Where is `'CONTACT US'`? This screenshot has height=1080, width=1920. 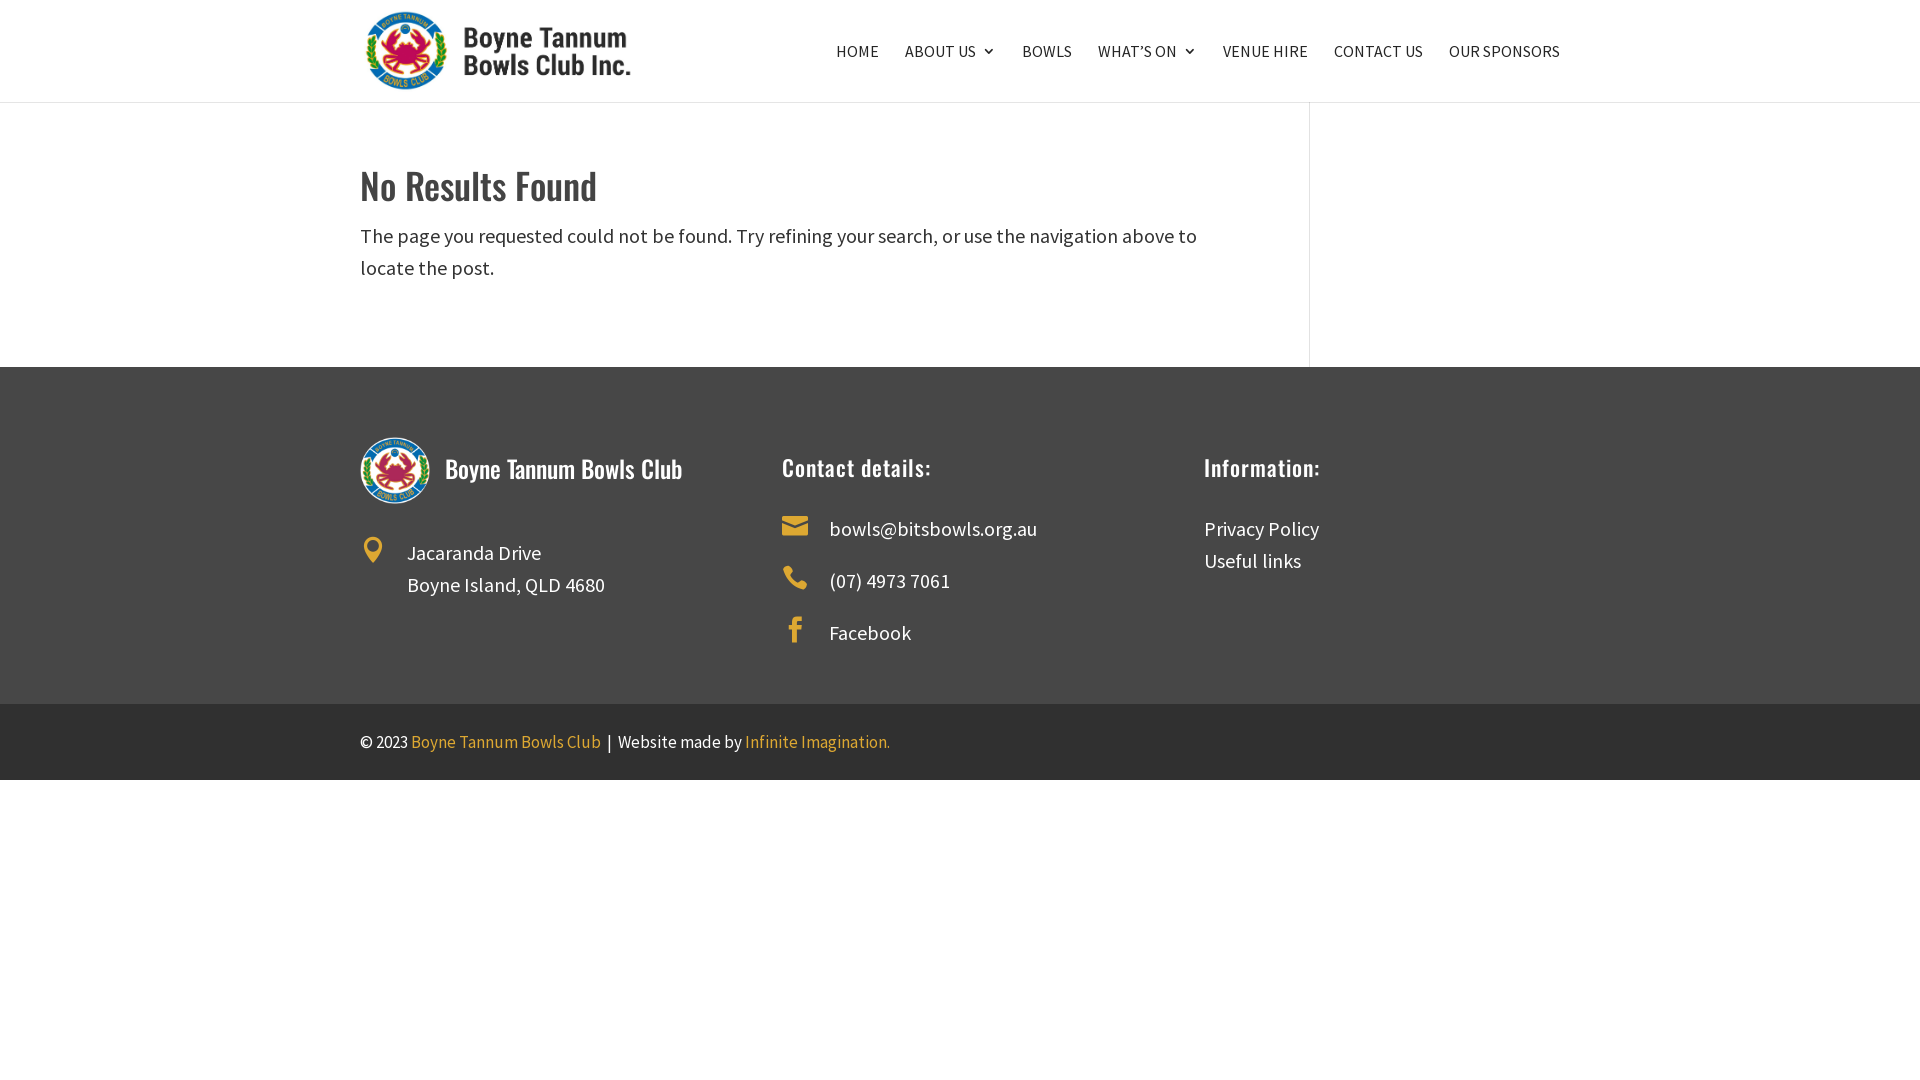
'CONTACT US' is located at coordinates (1334, 72).